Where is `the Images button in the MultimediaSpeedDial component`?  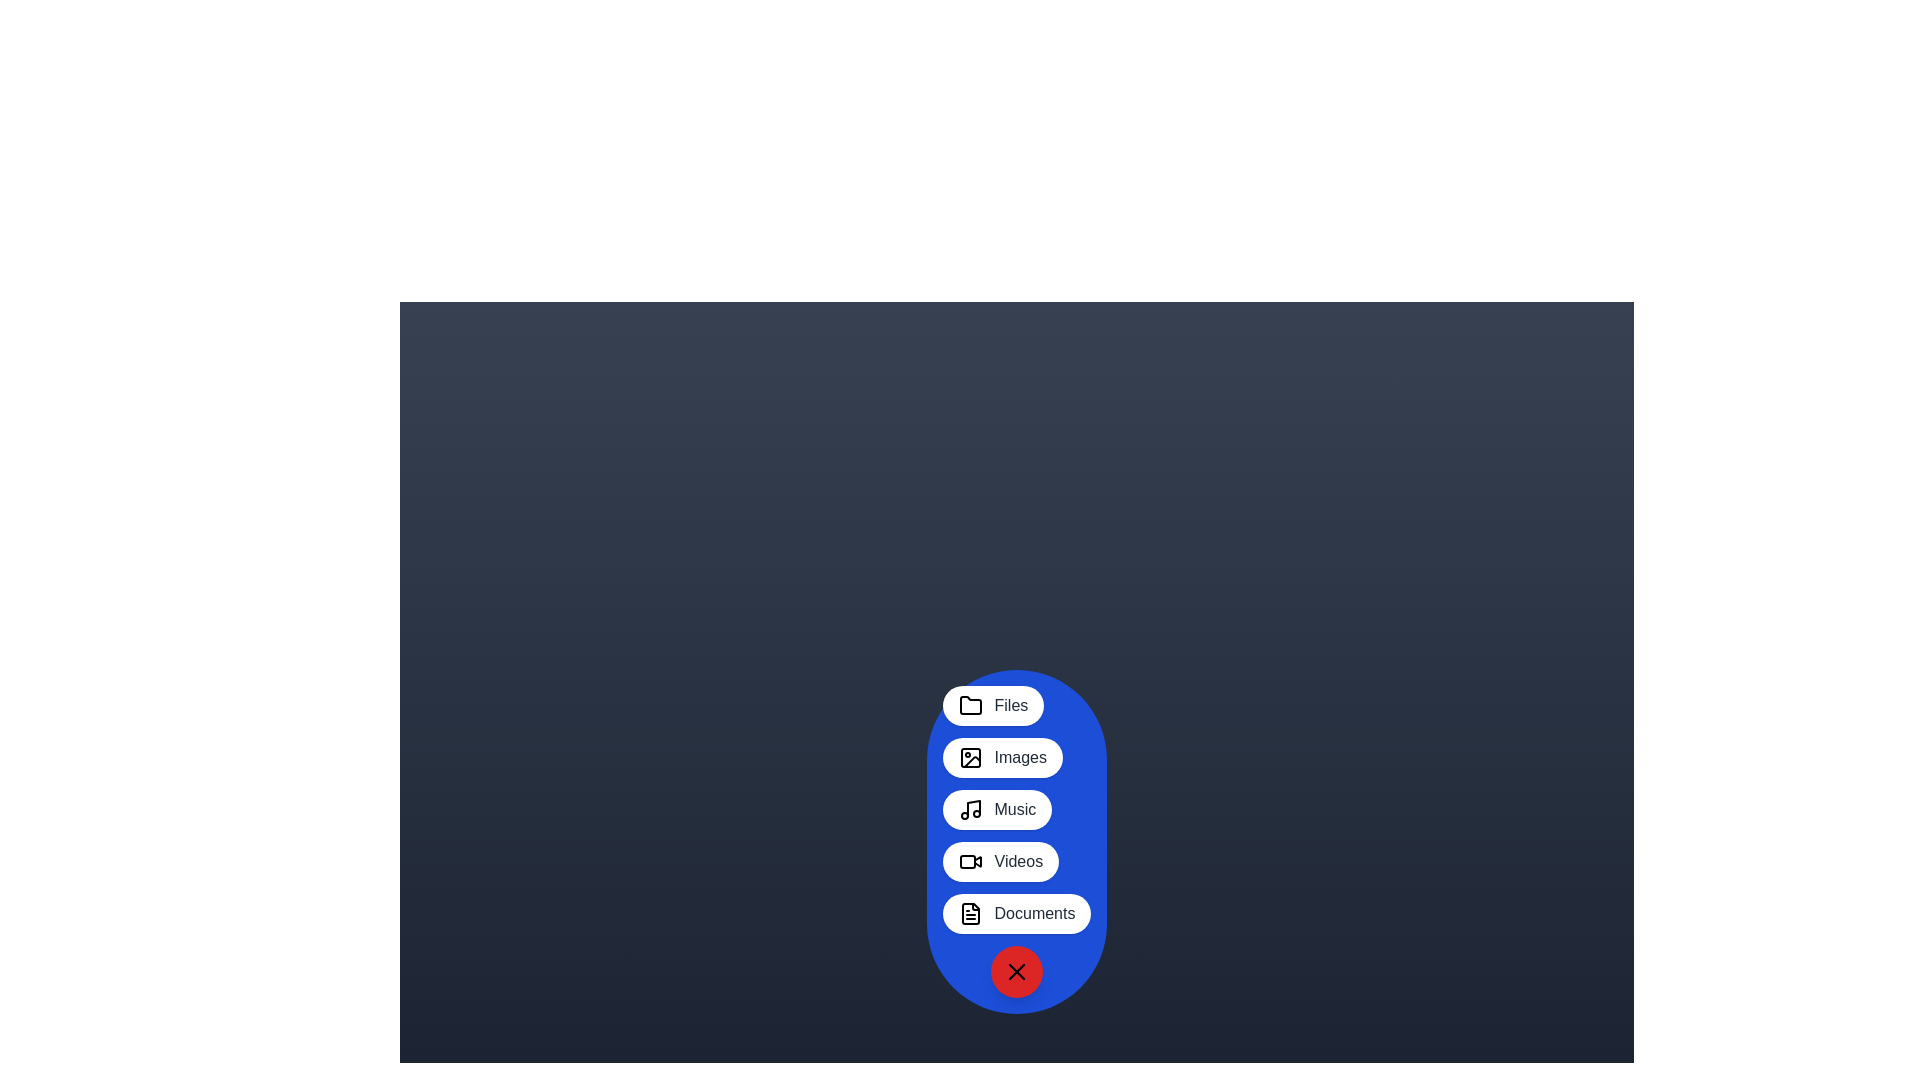 the Images button in the MultimediaSpeedDial component is located at coordinates (1003, 758).